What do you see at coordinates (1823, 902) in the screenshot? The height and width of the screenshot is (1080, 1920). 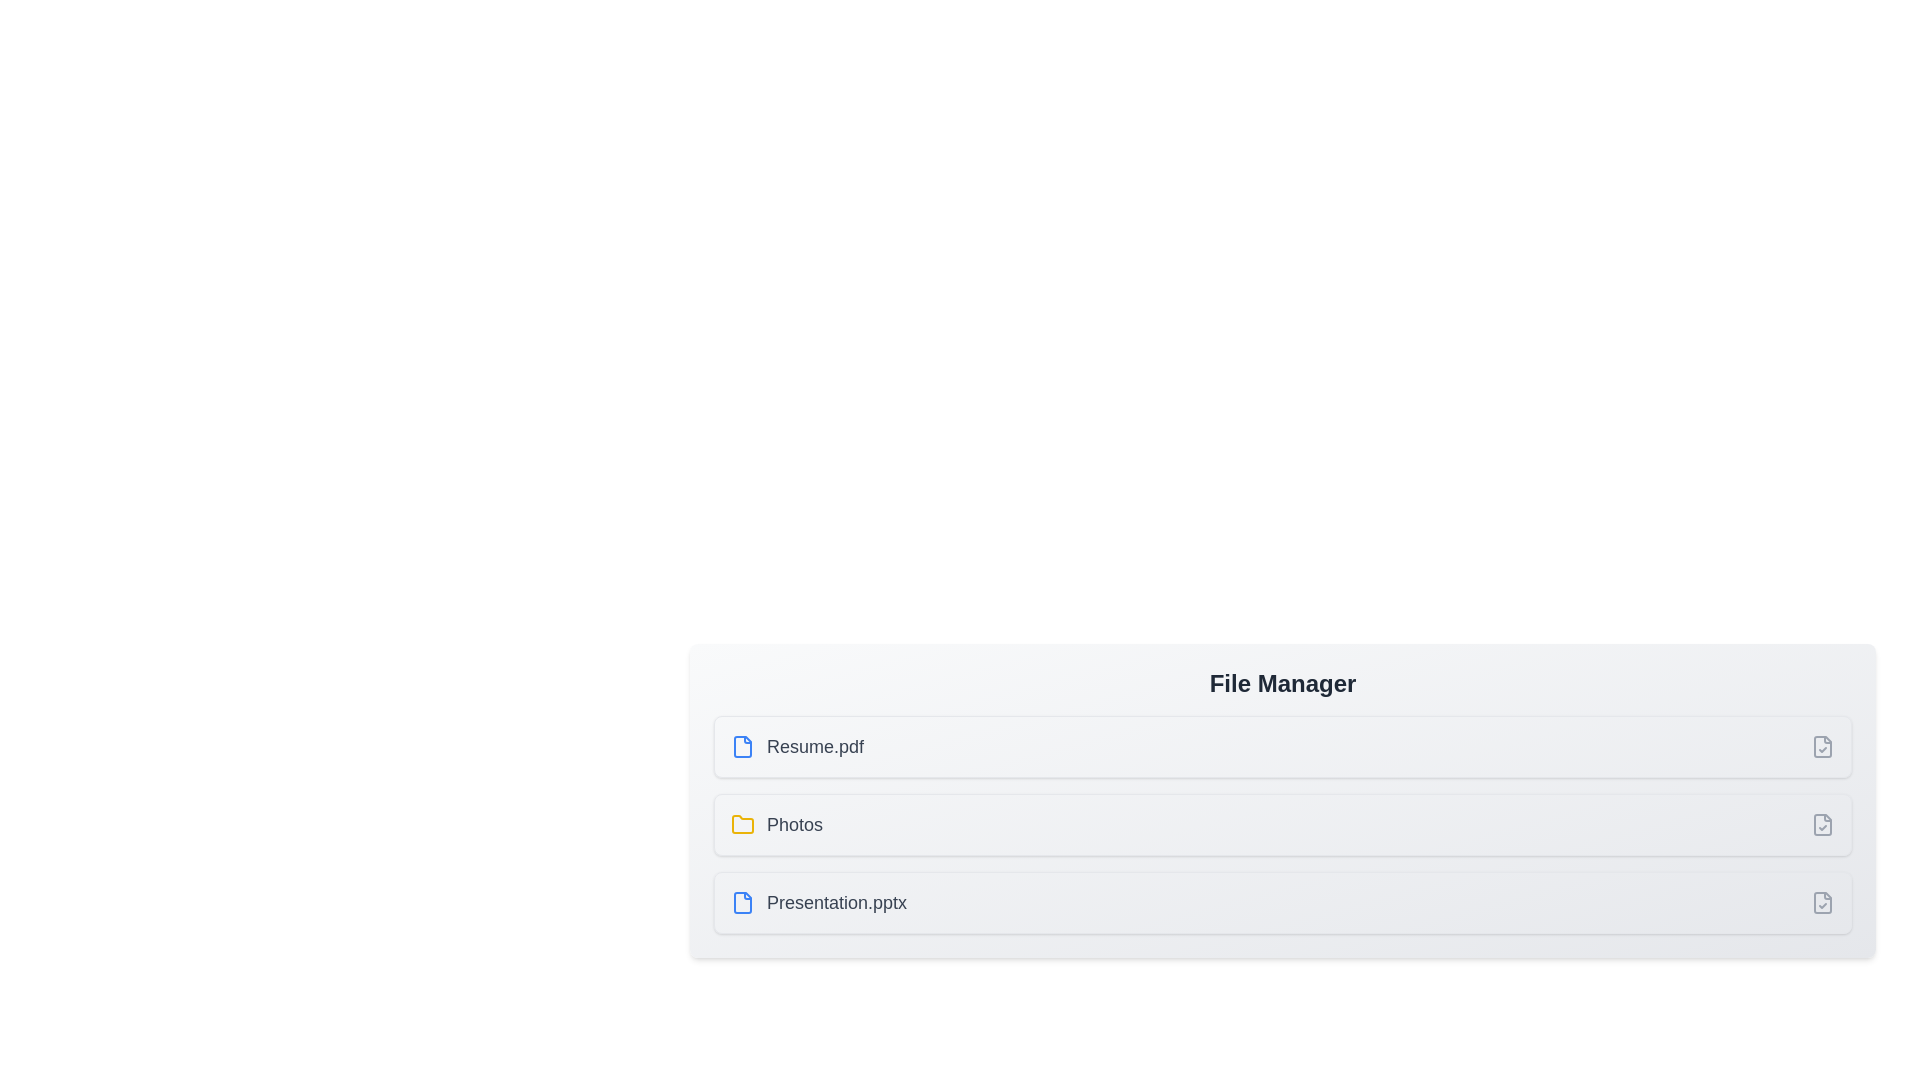 I see `the item corresponding to Presentation.pptx by clicking its checkbox` at bounding box center [1823, 902].